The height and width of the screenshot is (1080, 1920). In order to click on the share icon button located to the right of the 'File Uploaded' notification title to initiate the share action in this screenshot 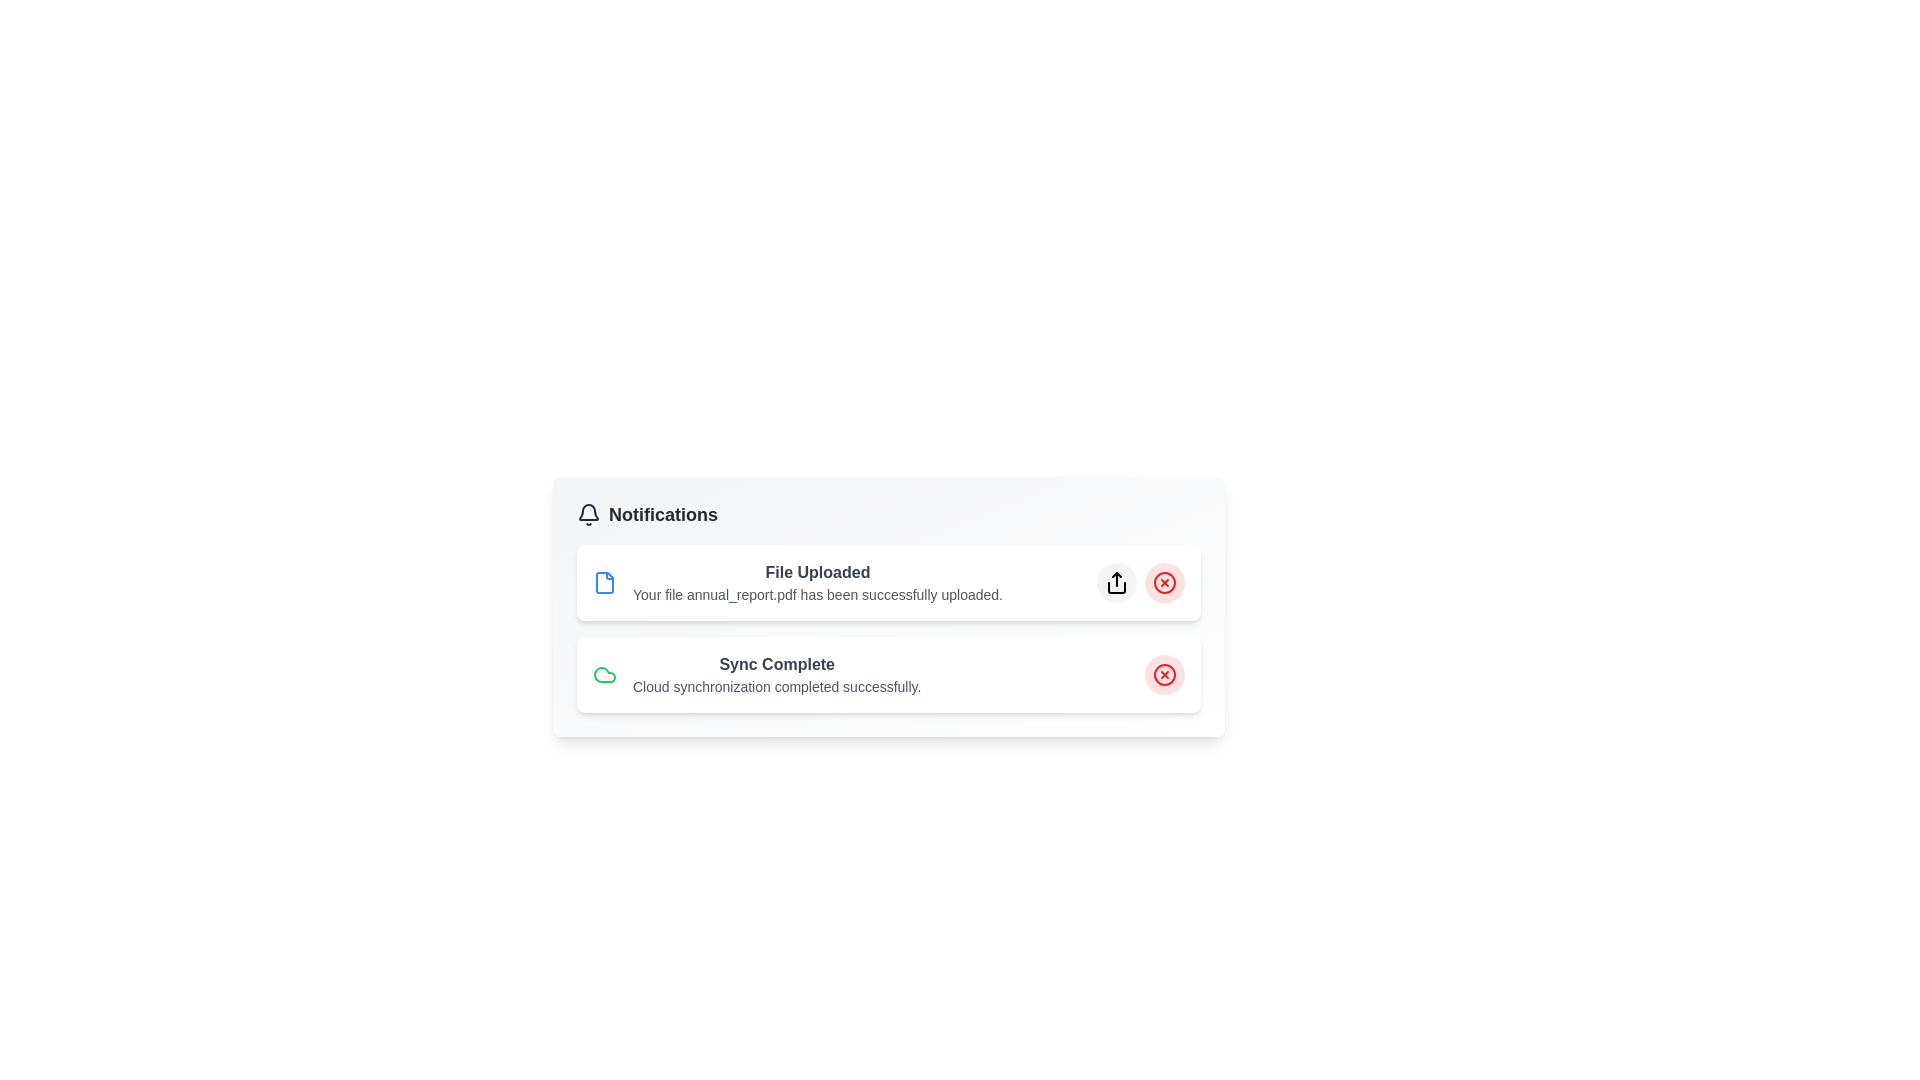, I will do `click(1116, 582)`.